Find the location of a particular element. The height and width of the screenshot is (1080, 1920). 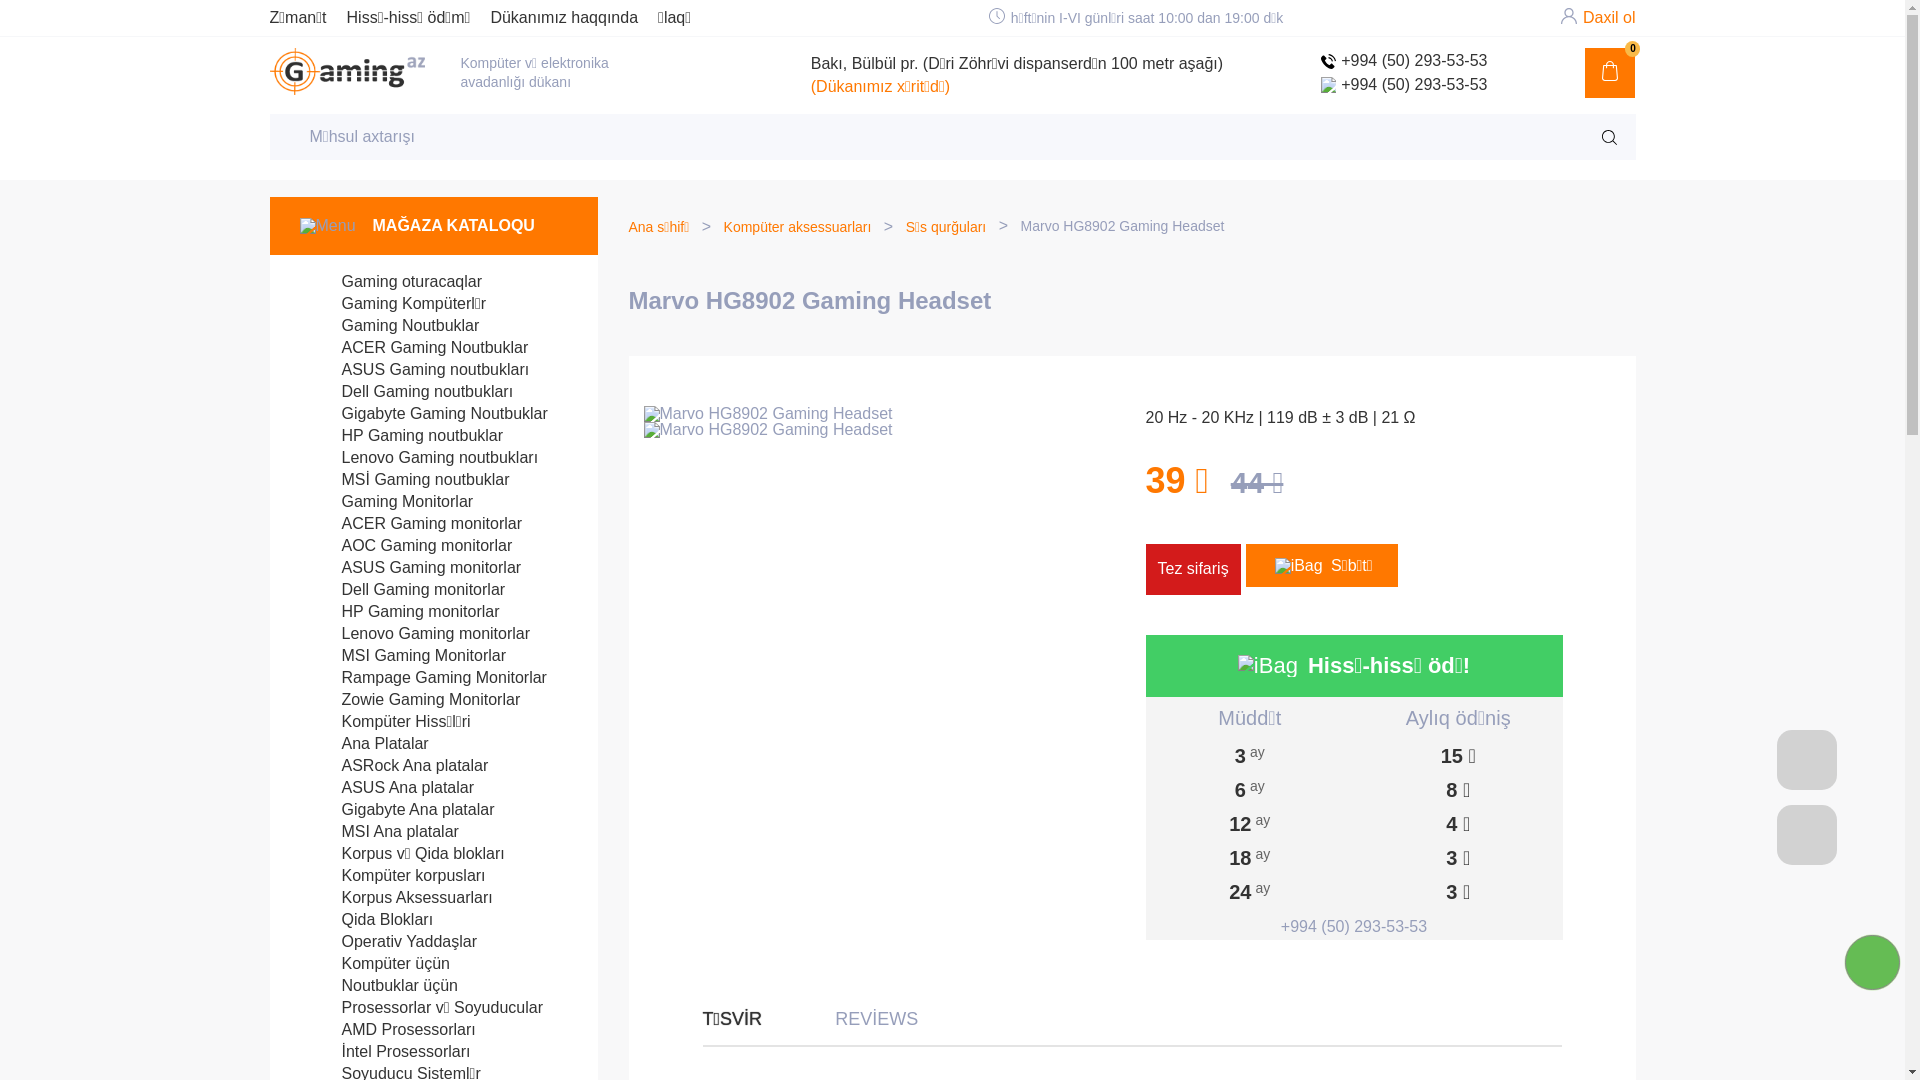

'ACER Gaming monitorlar' is located at coordinates (410, 522).